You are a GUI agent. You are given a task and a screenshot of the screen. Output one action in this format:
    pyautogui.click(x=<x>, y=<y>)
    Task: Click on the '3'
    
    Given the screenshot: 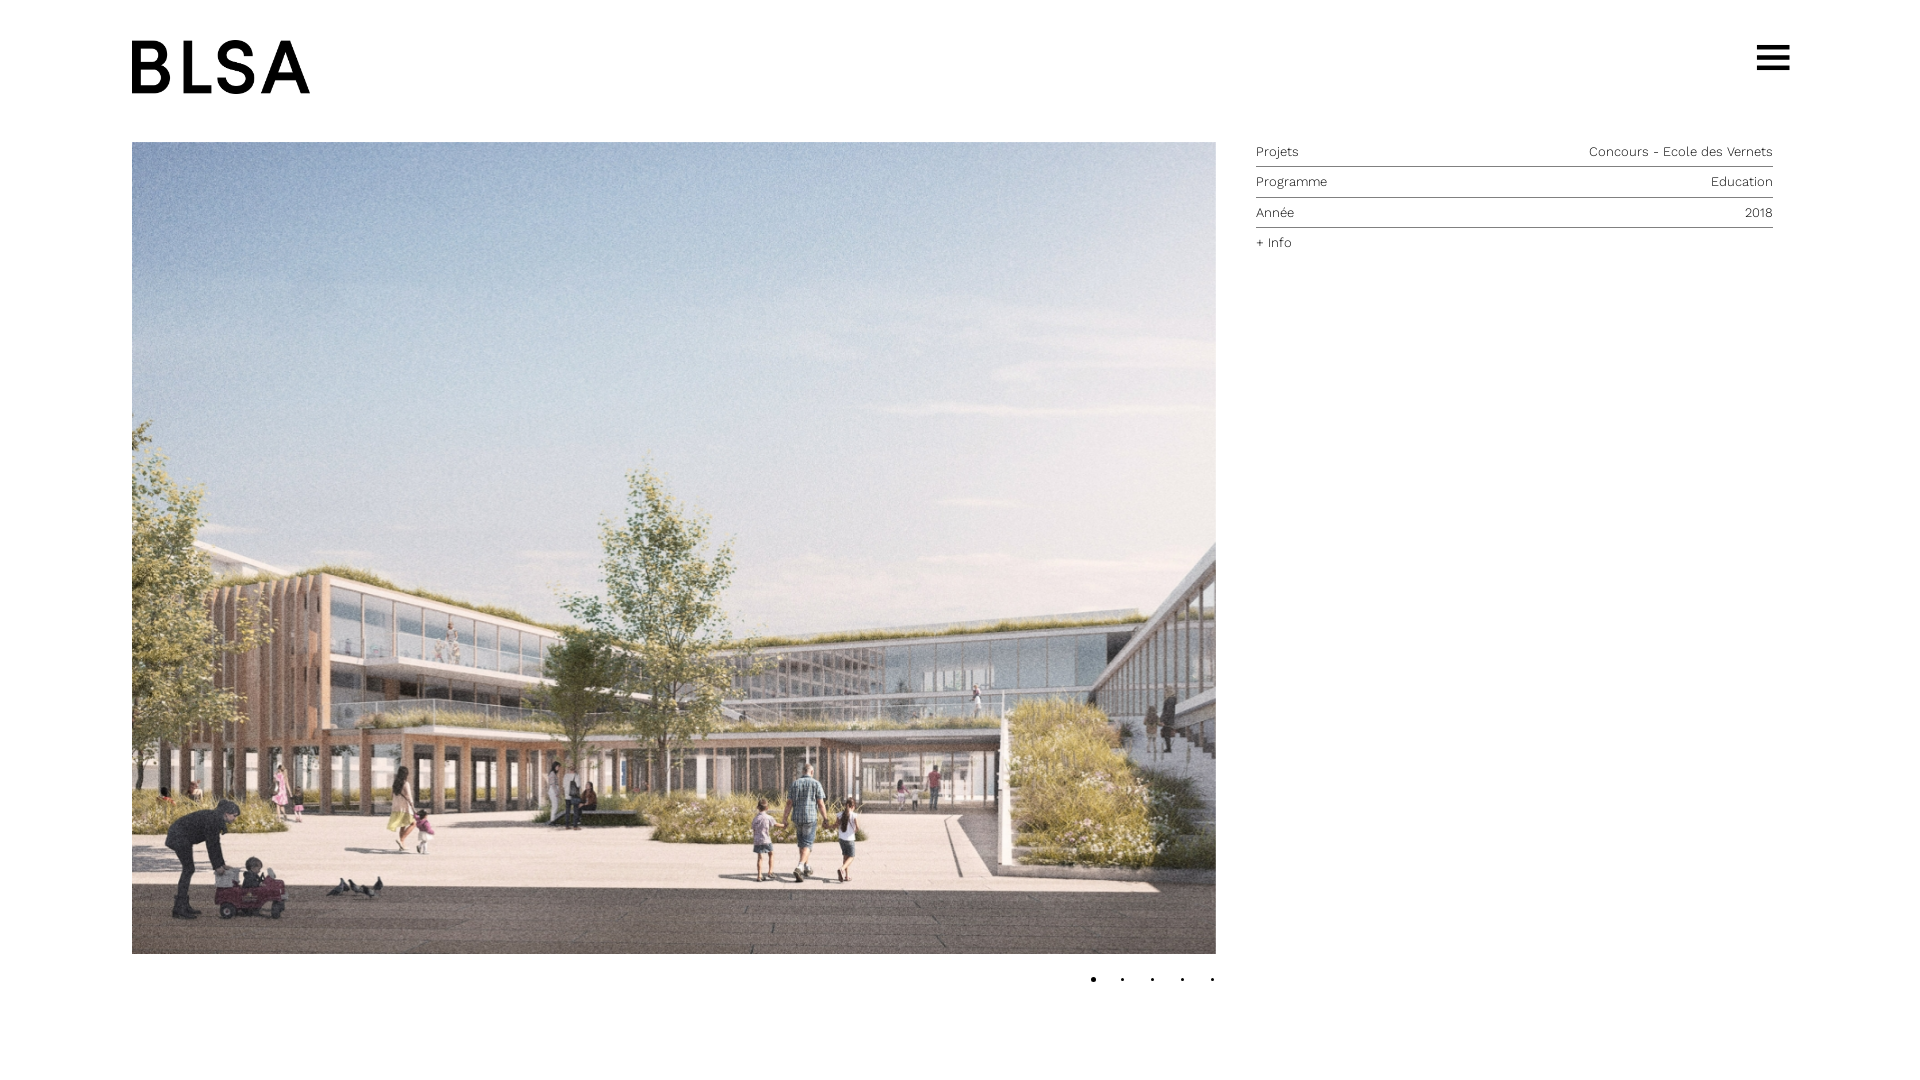 What is the action you would take?
    pyautogui.click(x=1171, y=982)
    